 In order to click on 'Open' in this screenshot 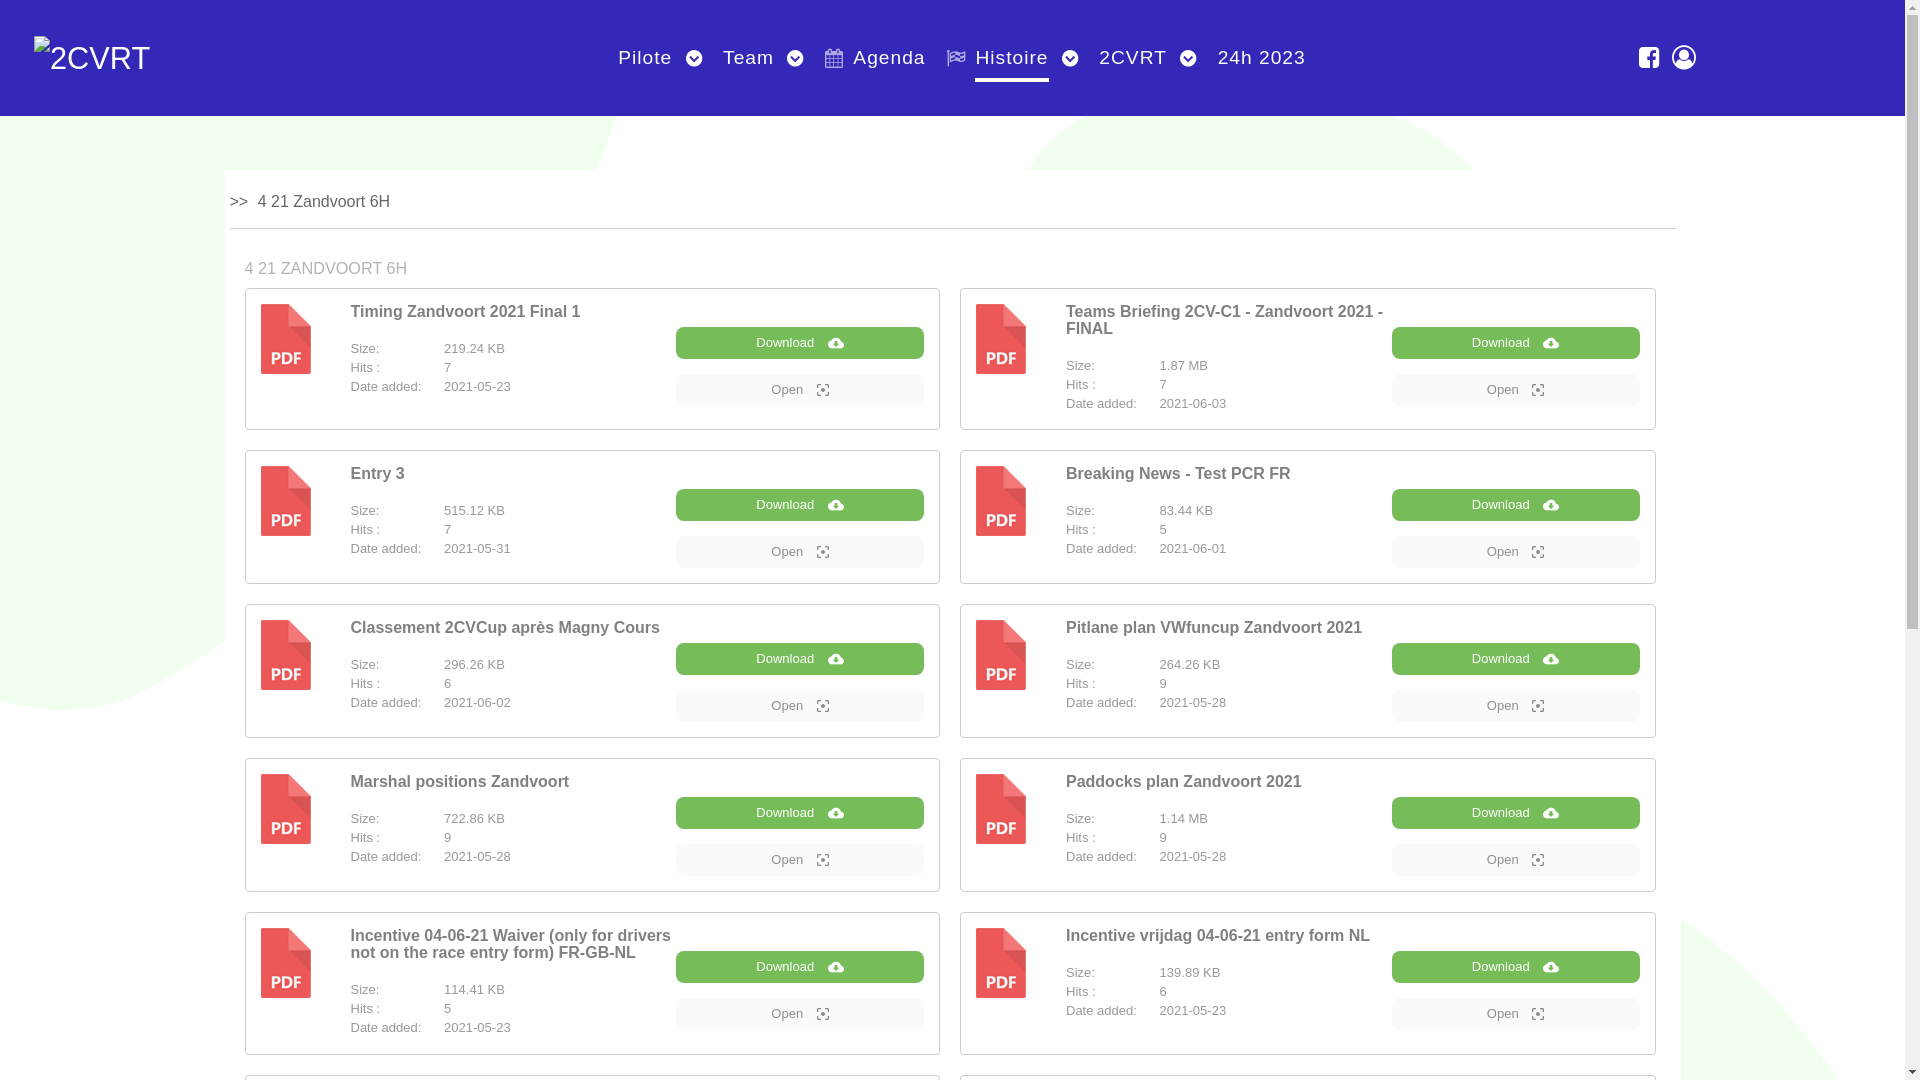, I will do `click(800, 389)`.